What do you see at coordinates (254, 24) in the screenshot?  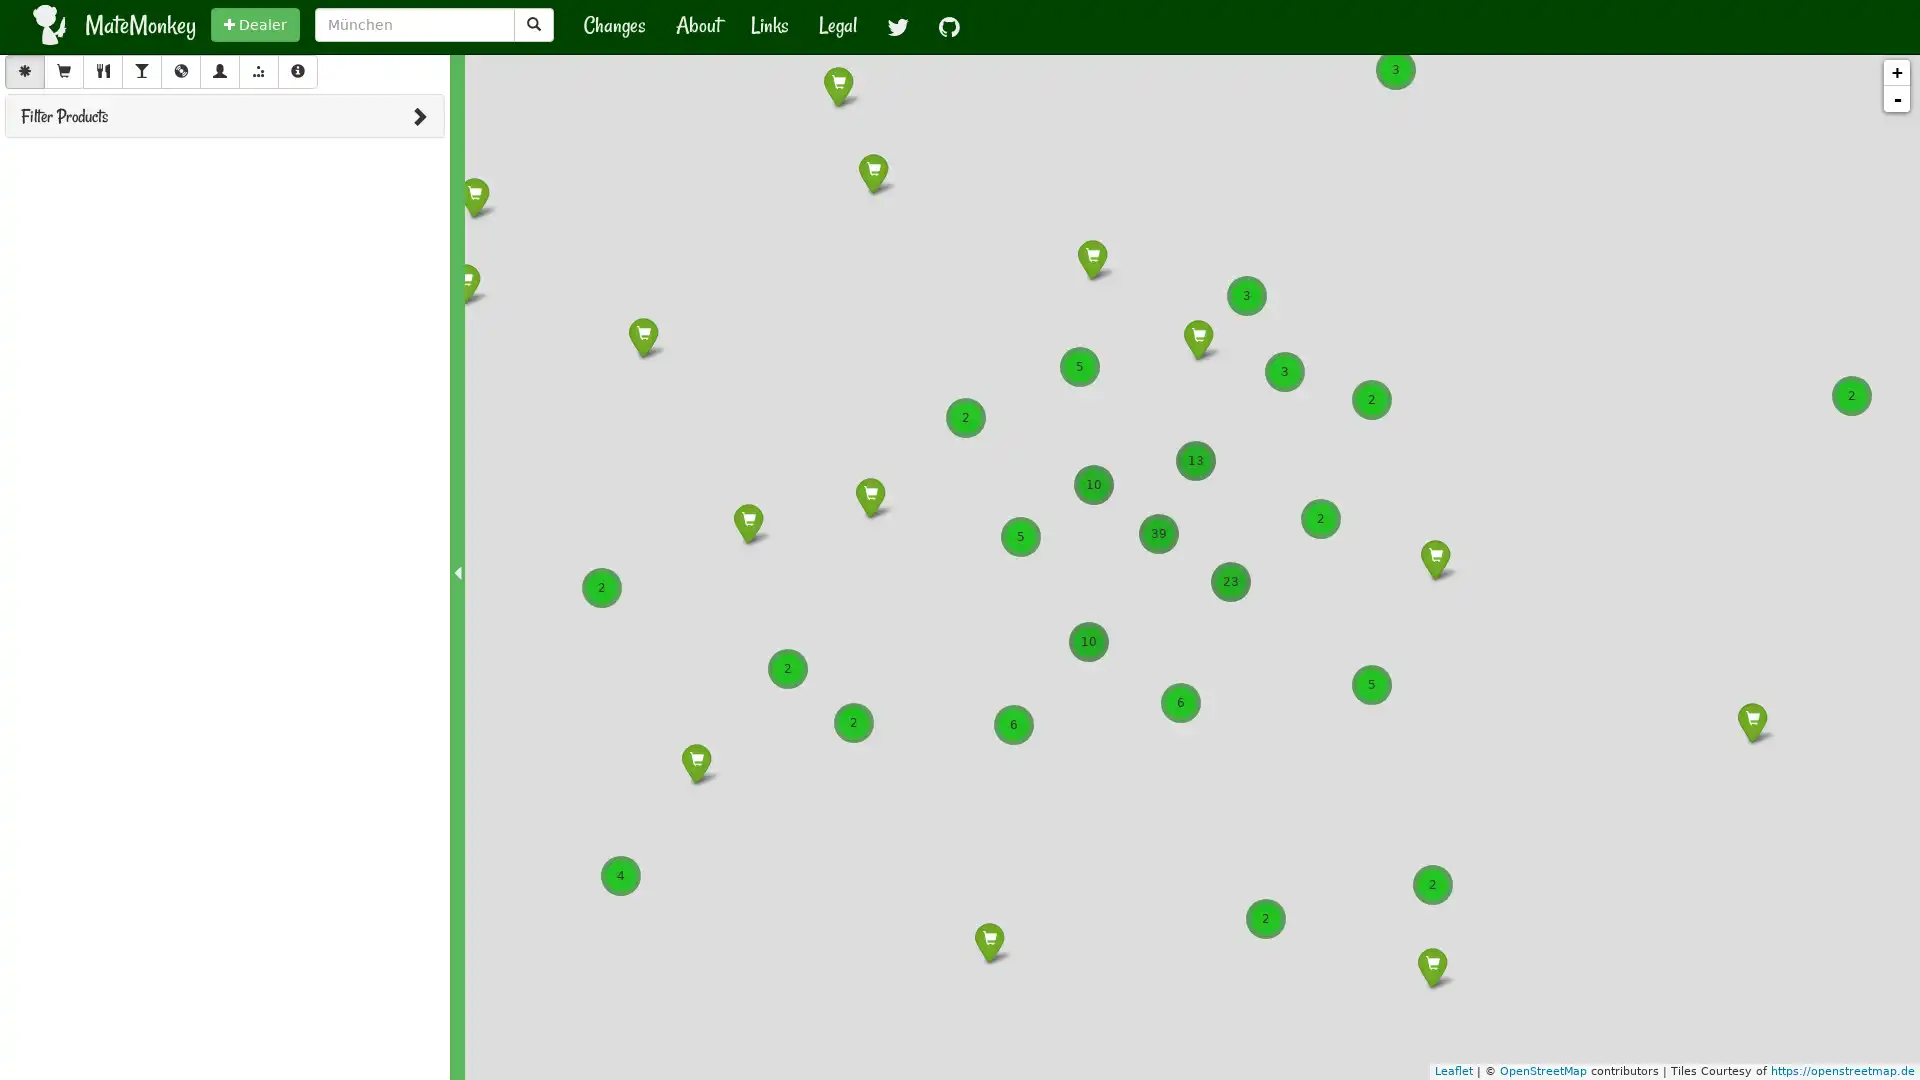 I see `Dealer` at bounding box center [254, 24].